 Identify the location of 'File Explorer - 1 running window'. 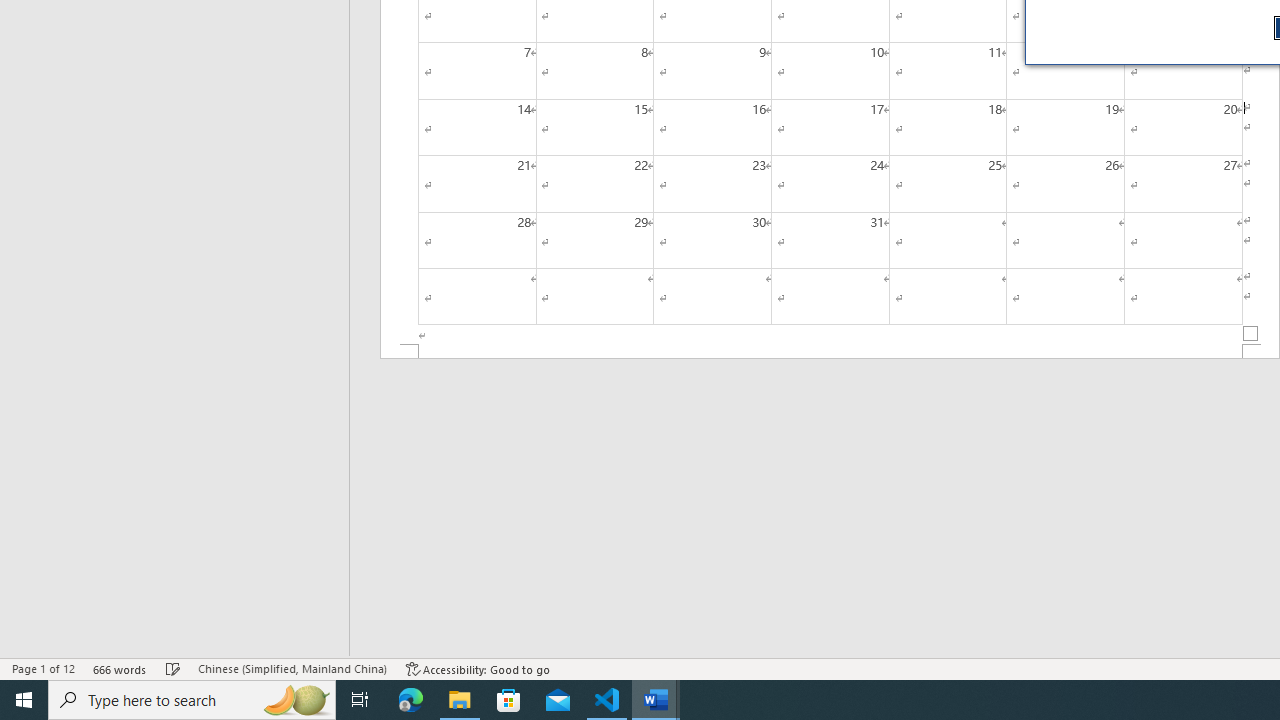
(459, 698).